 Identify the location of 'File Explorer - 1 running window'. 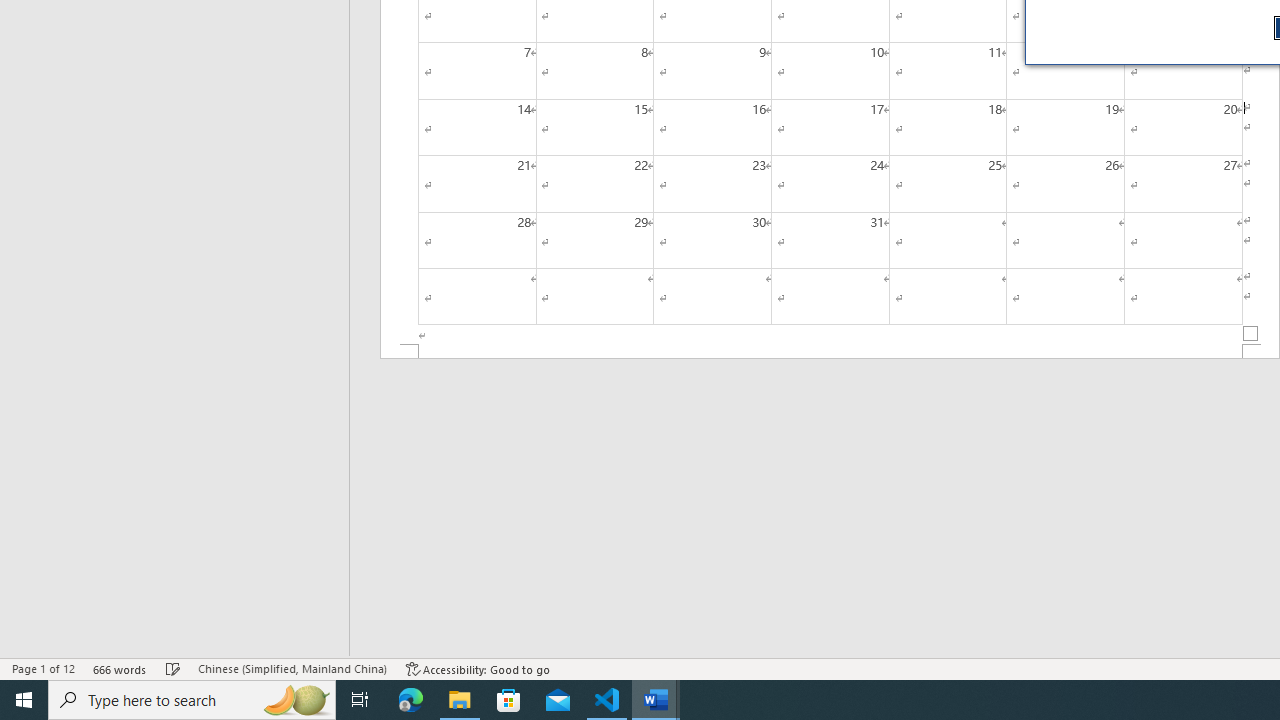
(459, 698).